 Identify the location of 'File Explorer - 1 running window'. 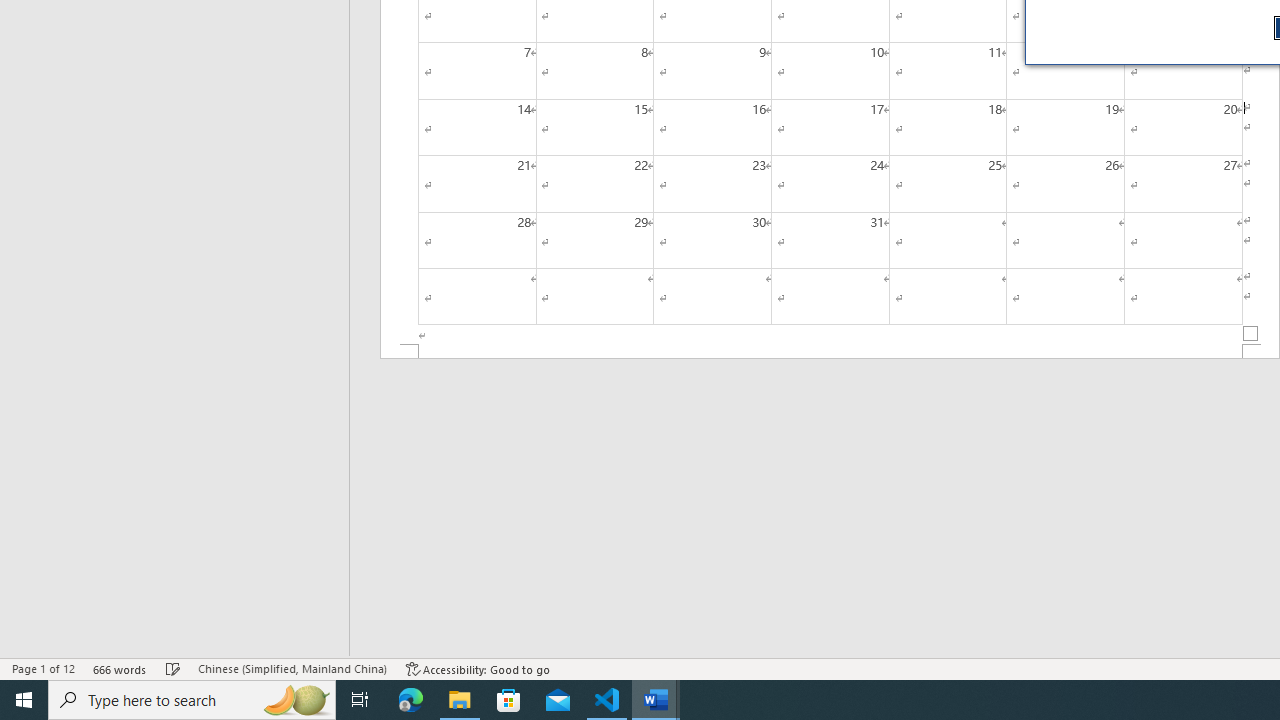
(459, 698).